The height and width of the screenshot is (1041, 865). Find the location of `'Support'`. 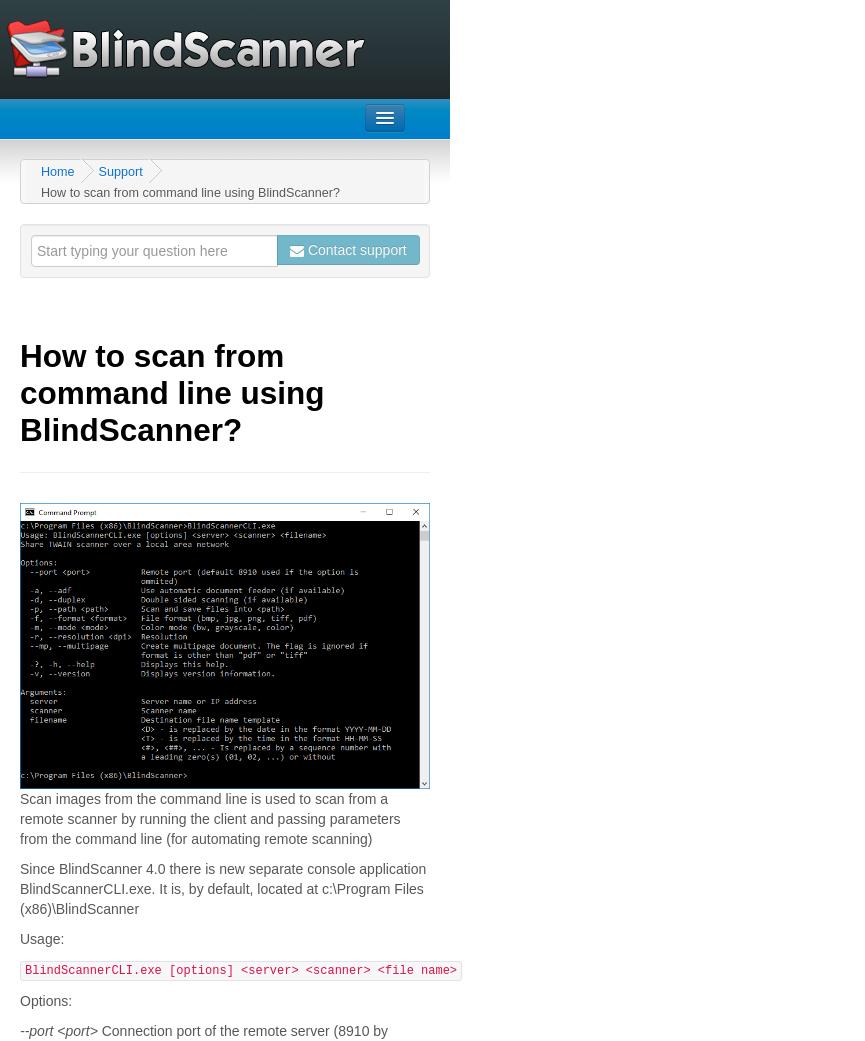

'Support' is located at coordinates (119, 171).